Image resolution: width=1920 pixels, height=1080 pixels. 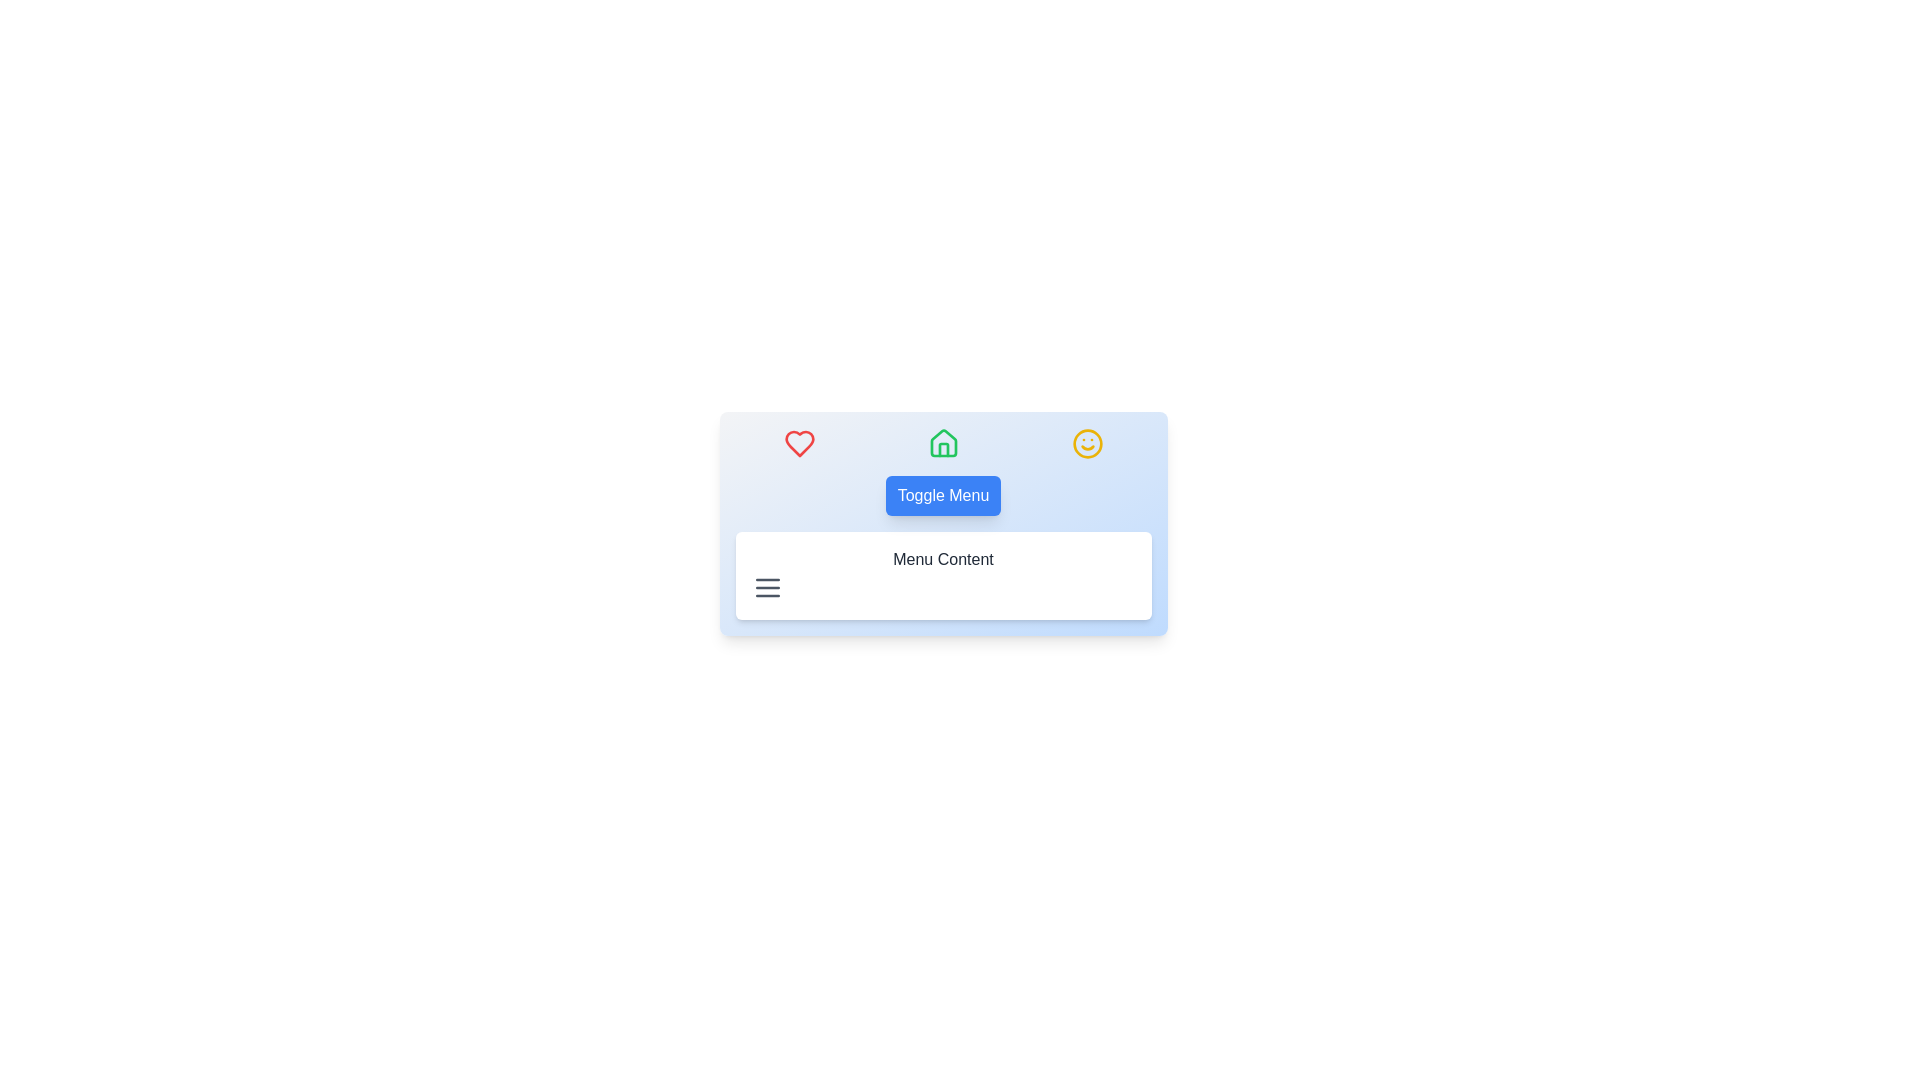 I want to click on the lower vertical bar of the central green house icon in the navigation interface, which is part of the house-shaped icon, so click(x=942, y=450).